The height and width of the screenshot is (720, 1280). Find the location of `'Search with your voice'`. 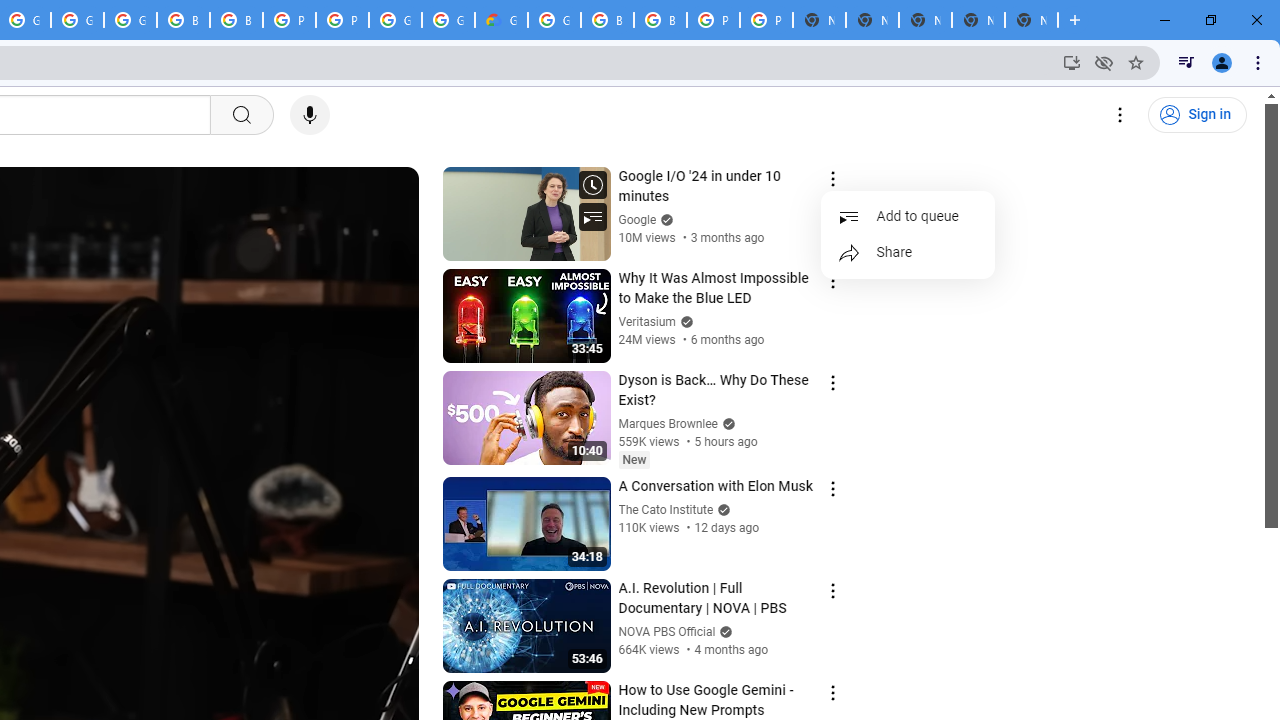

'Search with your voice' is located at coordinates (308, 115).